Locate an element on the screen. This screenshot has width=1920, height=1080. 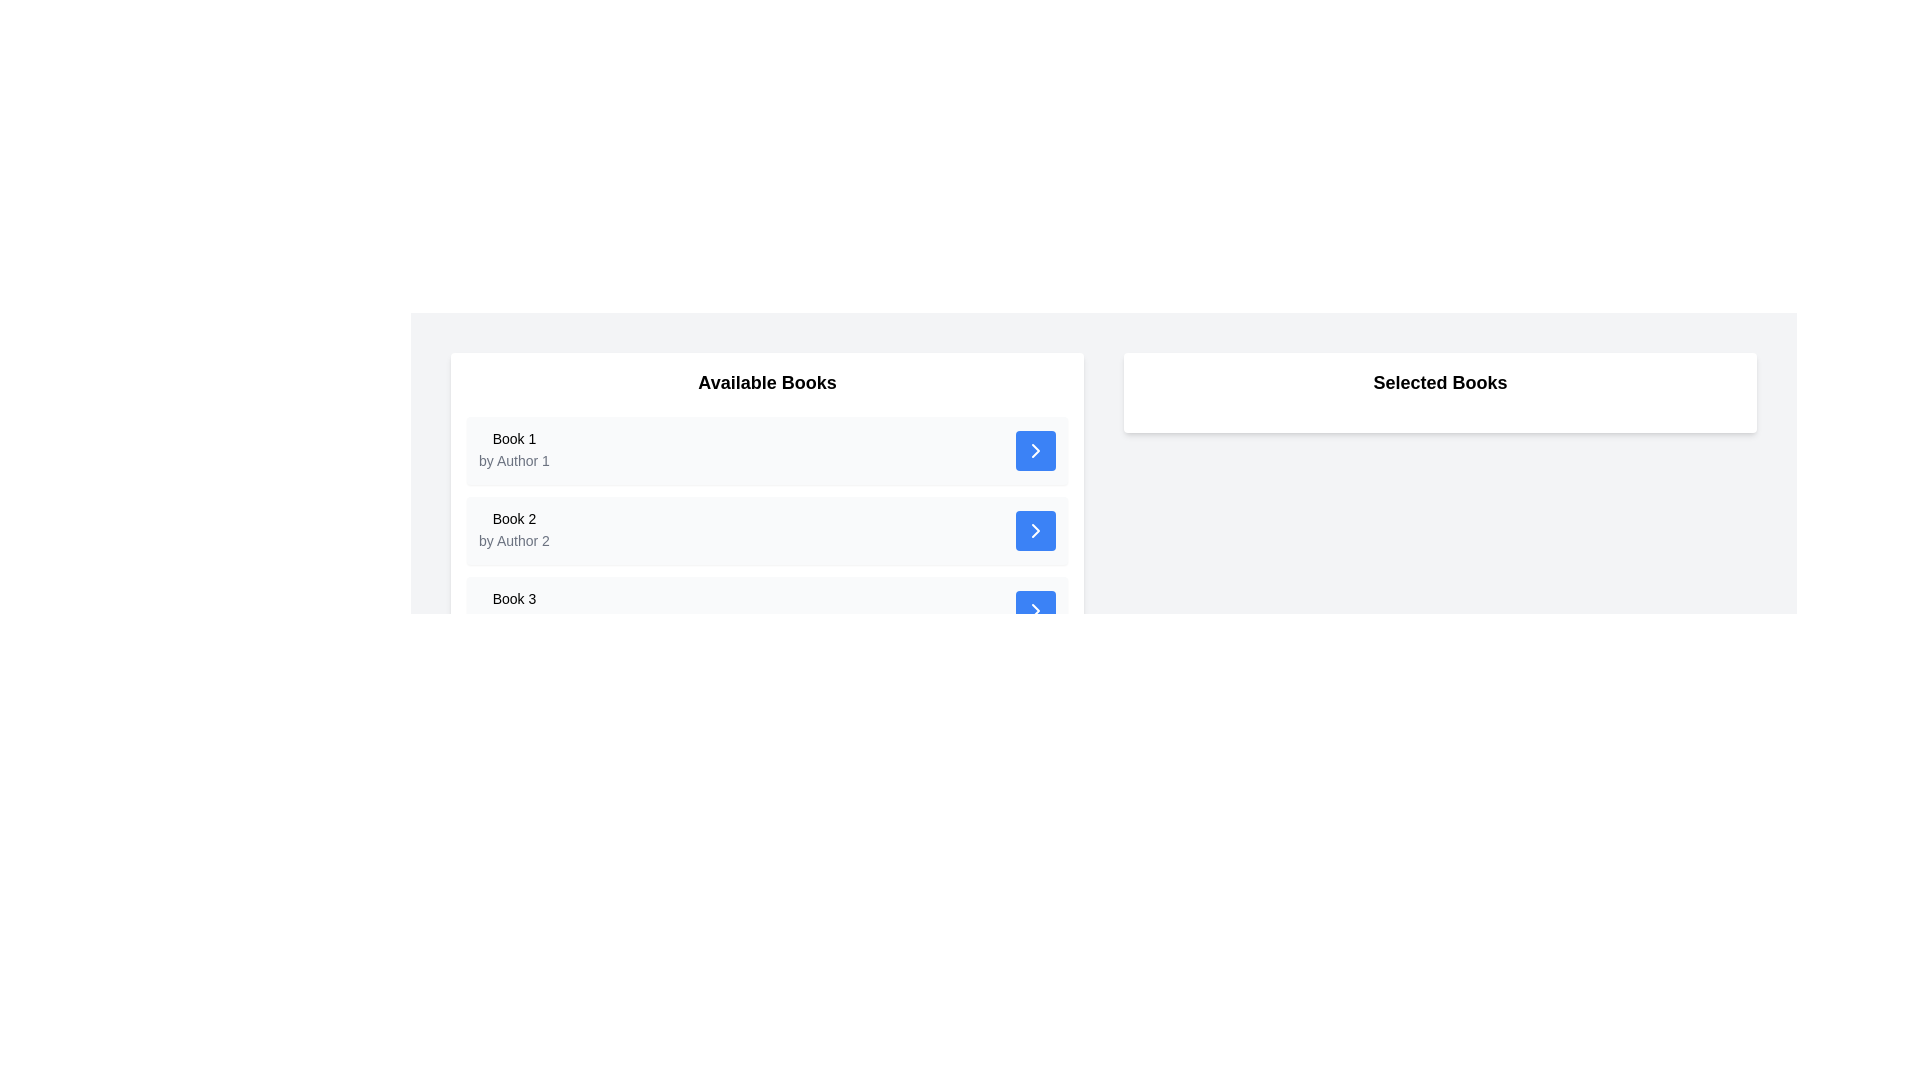
book's title 'Book 1' and author 'by Author 1' from the first card in the 'Available Books' section, which contains a blue button on the right side is located at coordinates (766, 451).